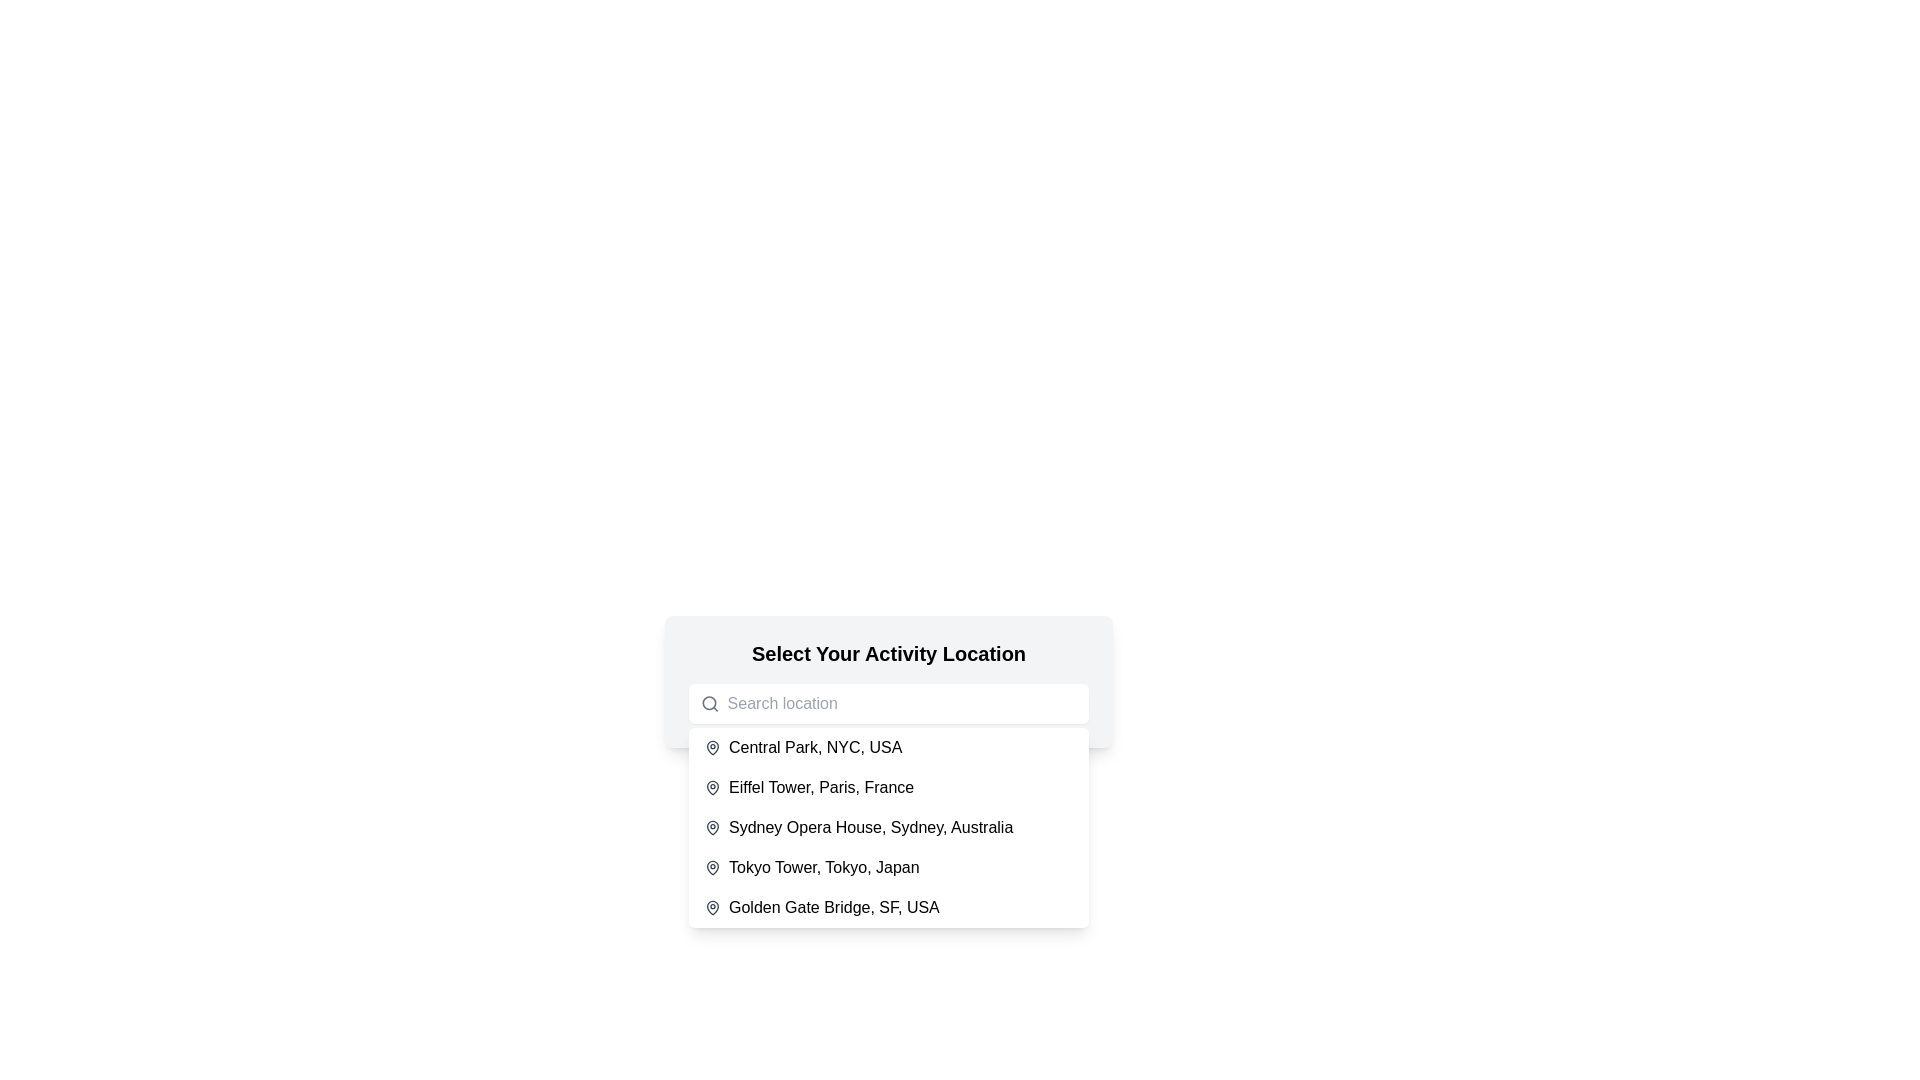  What do you see at coordinates (834, 907) in the screenshot?
I see `the fifth item in the dropdown menu` at bounding box center [834, 907].